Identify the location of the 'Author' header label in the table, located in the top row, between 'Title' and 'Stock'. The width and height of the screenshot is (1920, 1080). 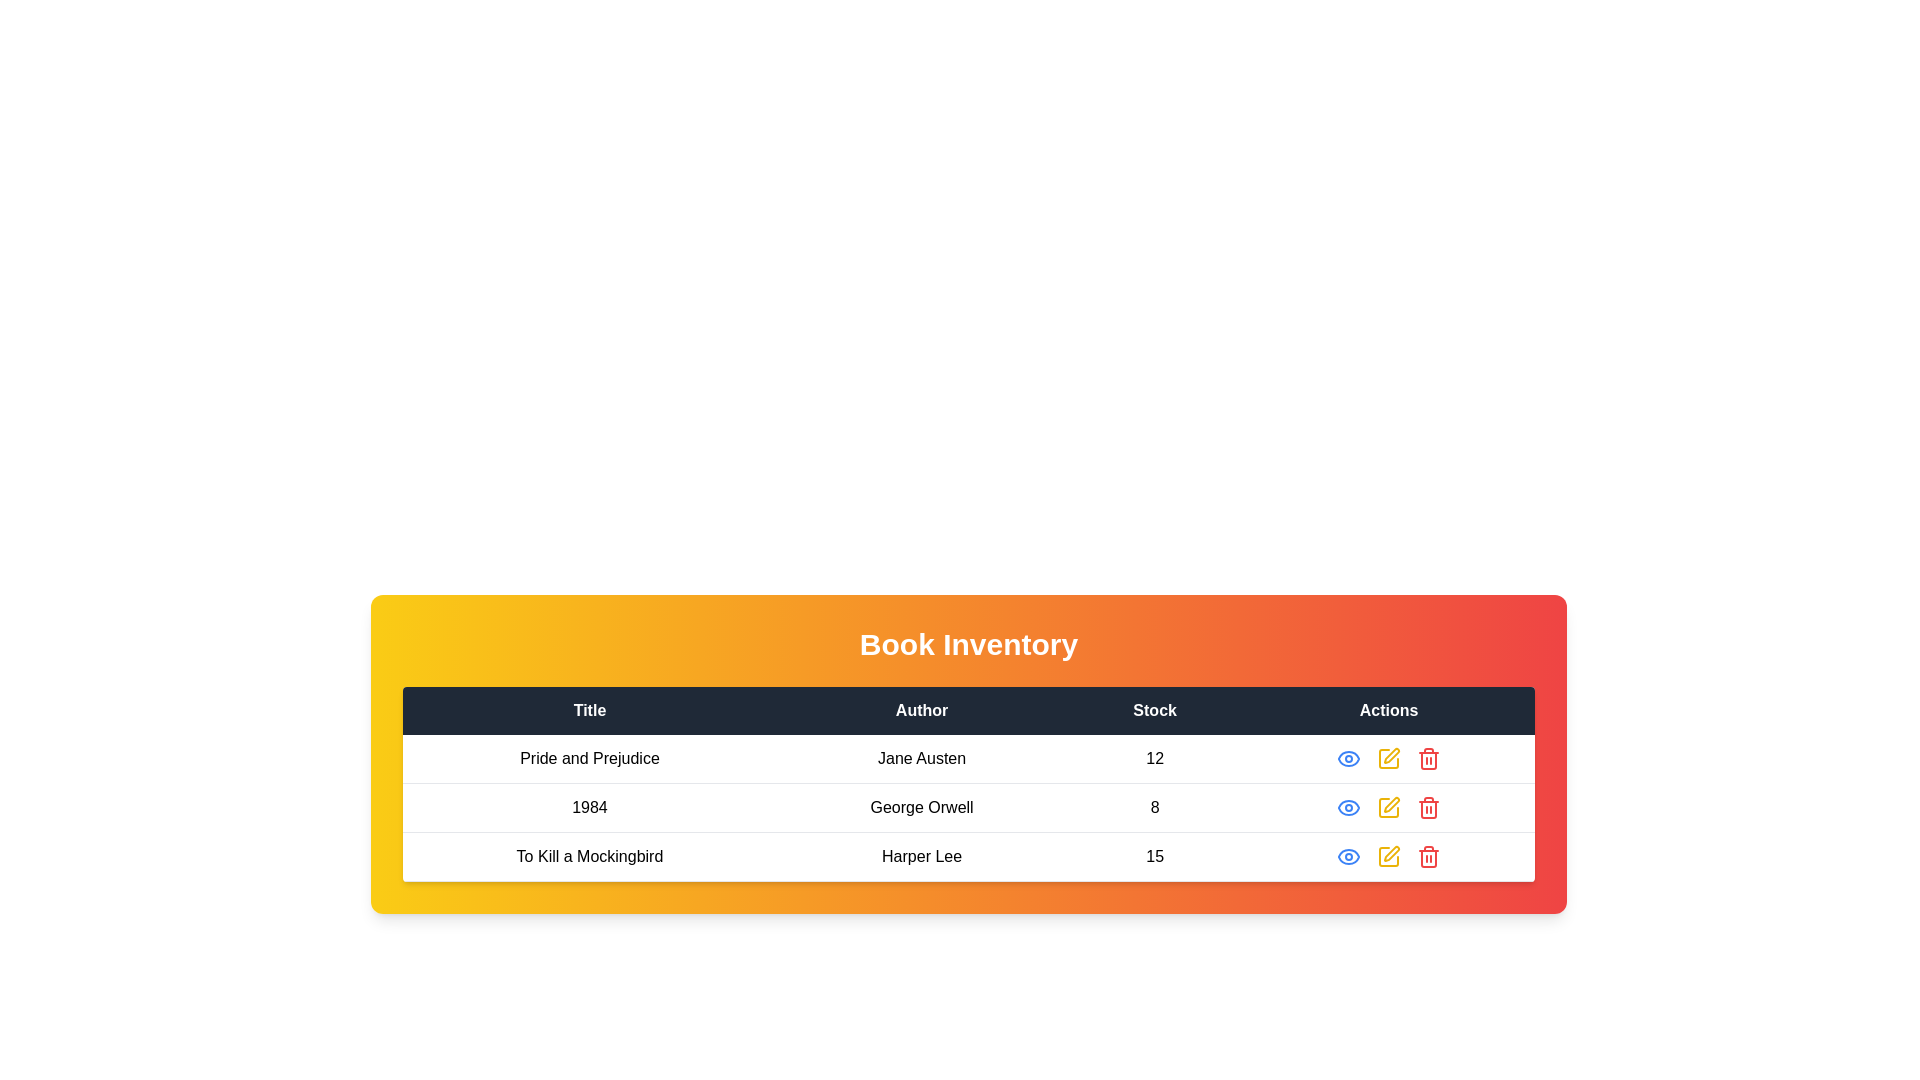
(921, 709).